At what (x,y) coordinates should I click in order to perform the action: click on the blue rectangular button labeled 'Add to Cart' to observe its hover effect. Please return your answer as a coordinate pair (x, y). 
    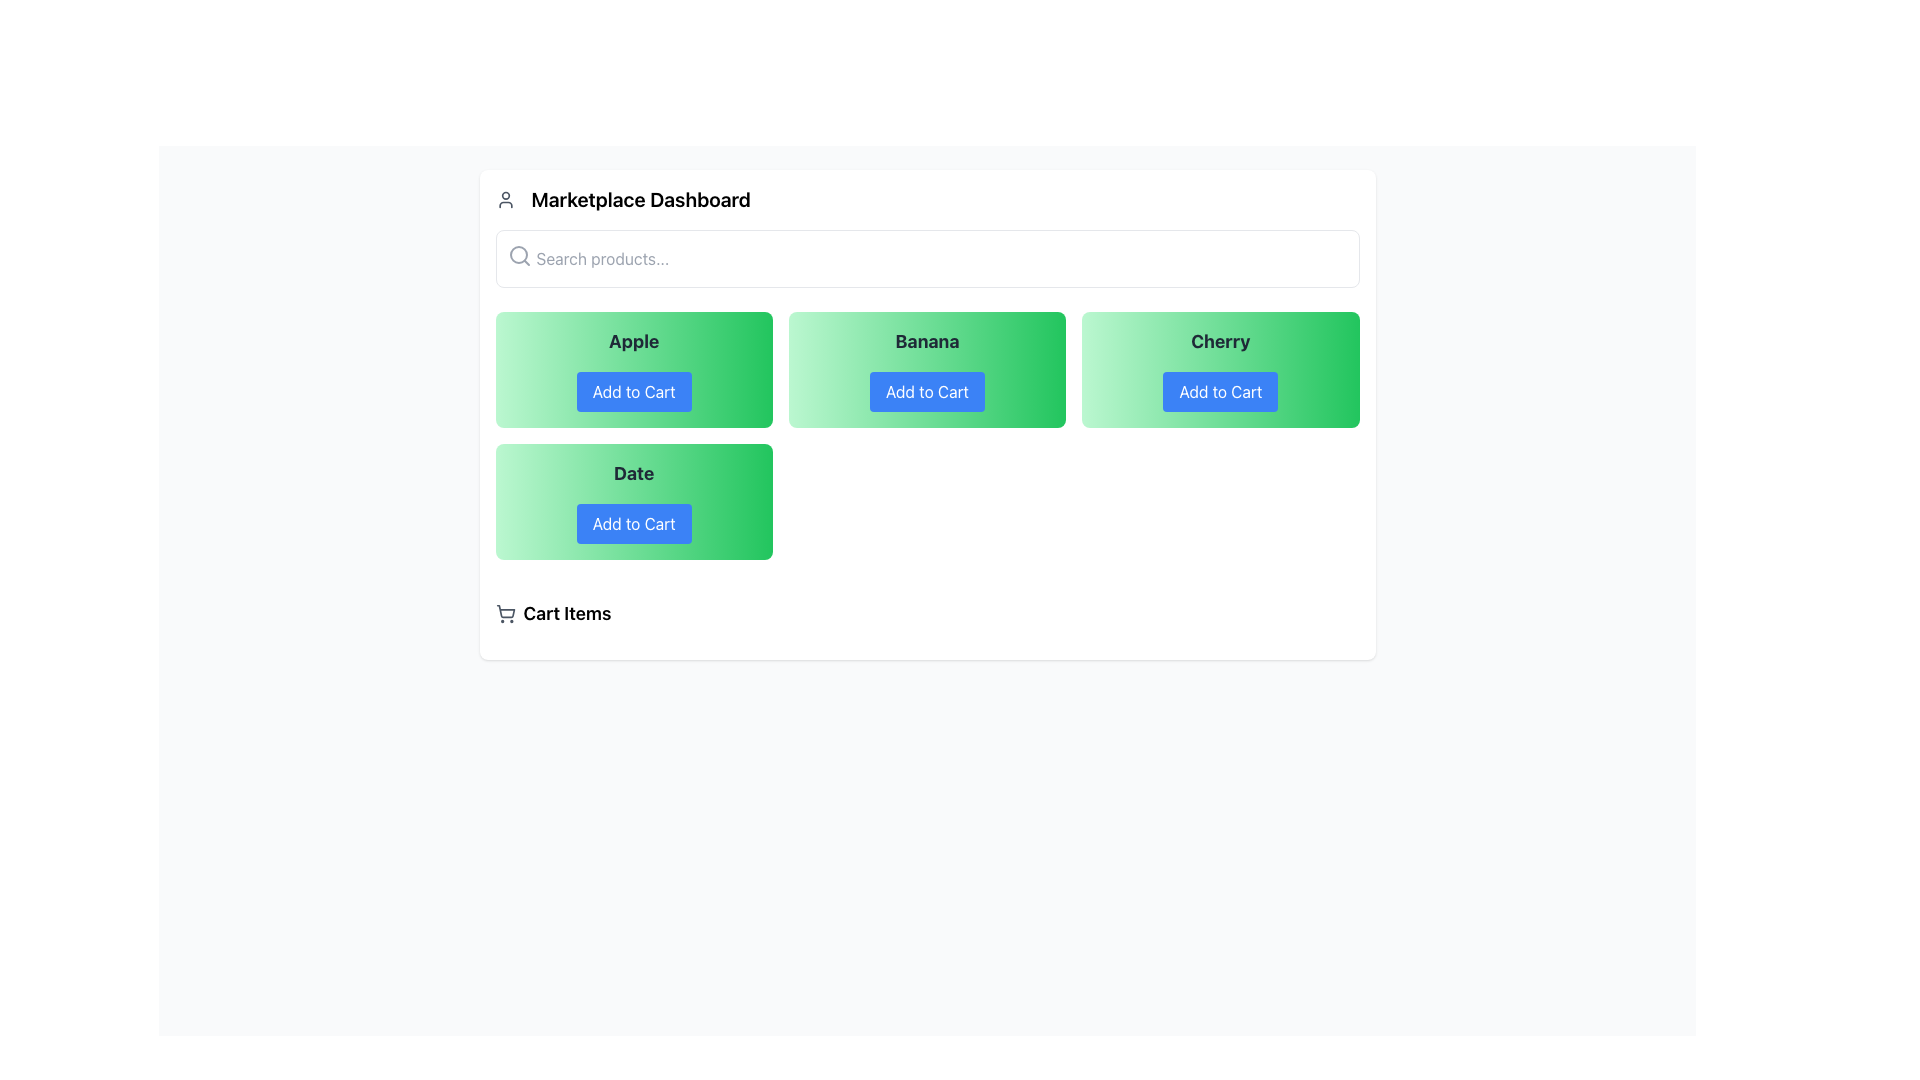
    Looking at the image, I should click on (633, 392).